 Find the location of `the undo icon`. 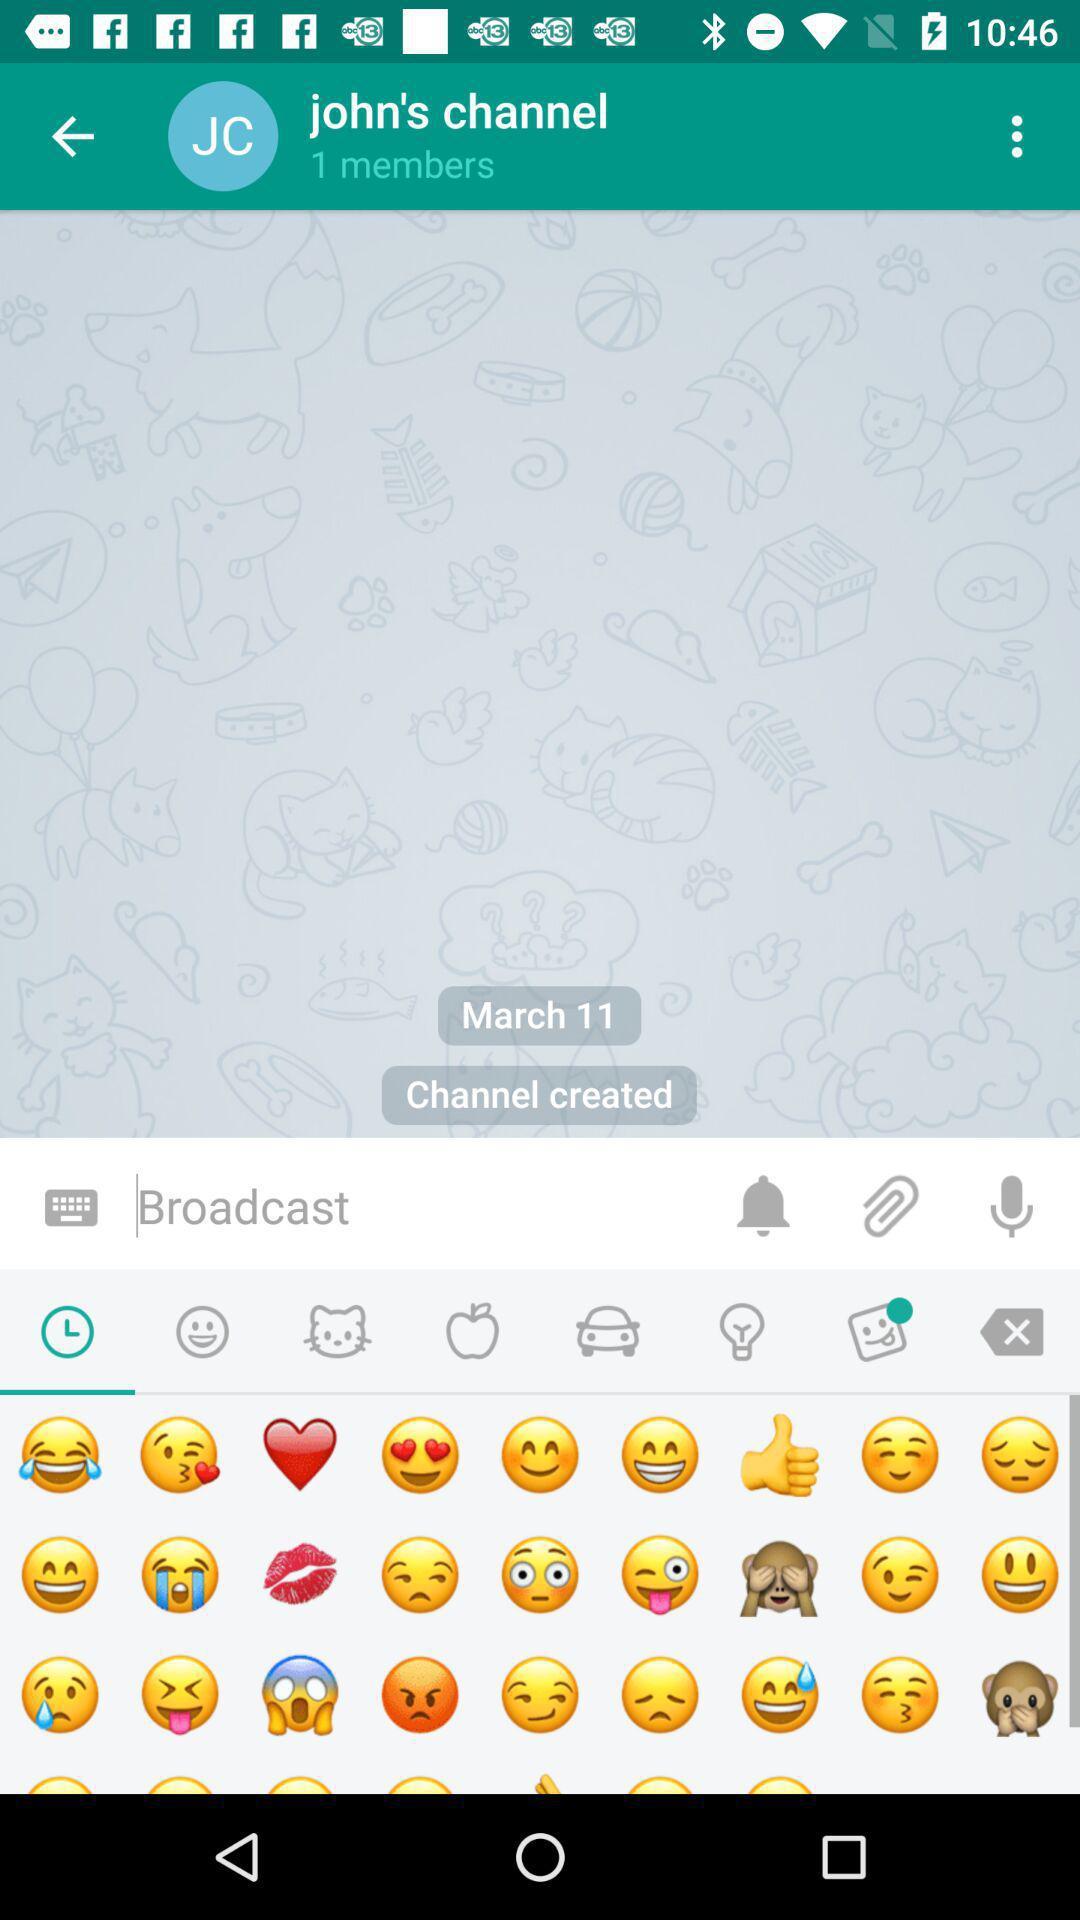

the undo icon is located at coordinates (1044, 1432).